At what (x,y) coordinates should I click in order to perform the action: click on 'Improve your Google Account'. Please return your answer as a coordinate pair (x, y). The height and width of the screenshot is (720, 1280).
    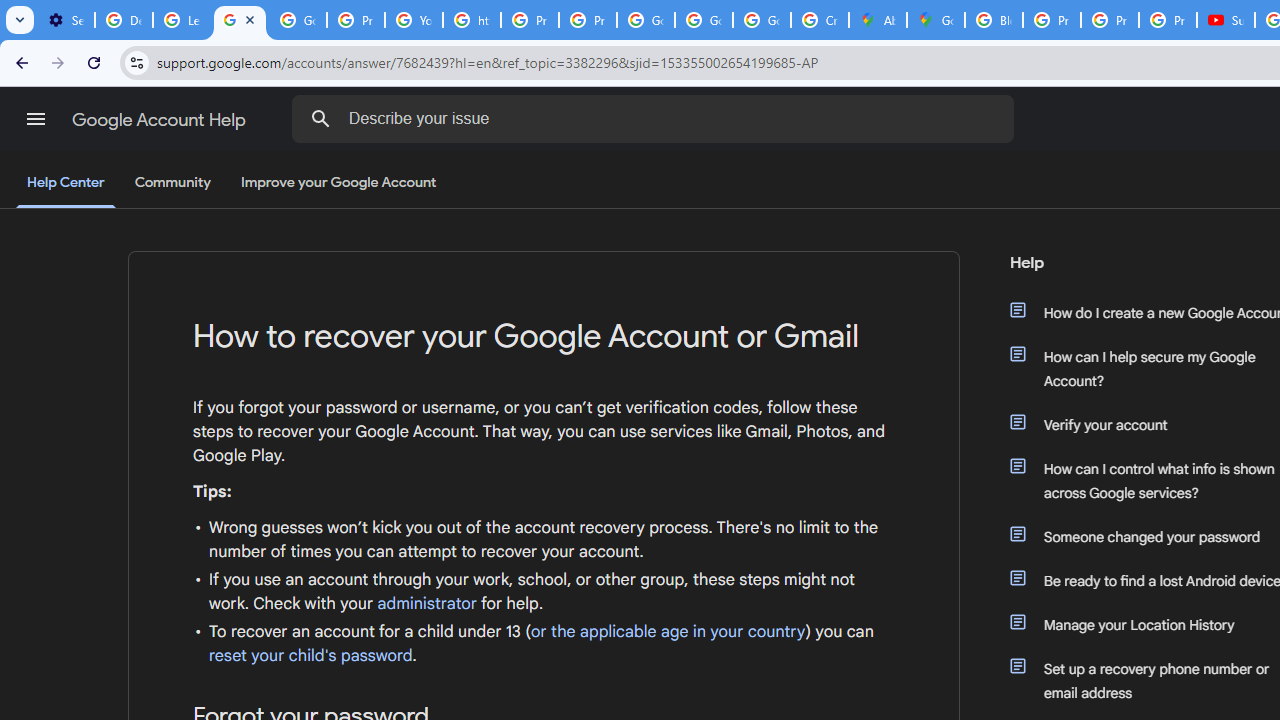
    Looking at the image, I should click on (339, 183).